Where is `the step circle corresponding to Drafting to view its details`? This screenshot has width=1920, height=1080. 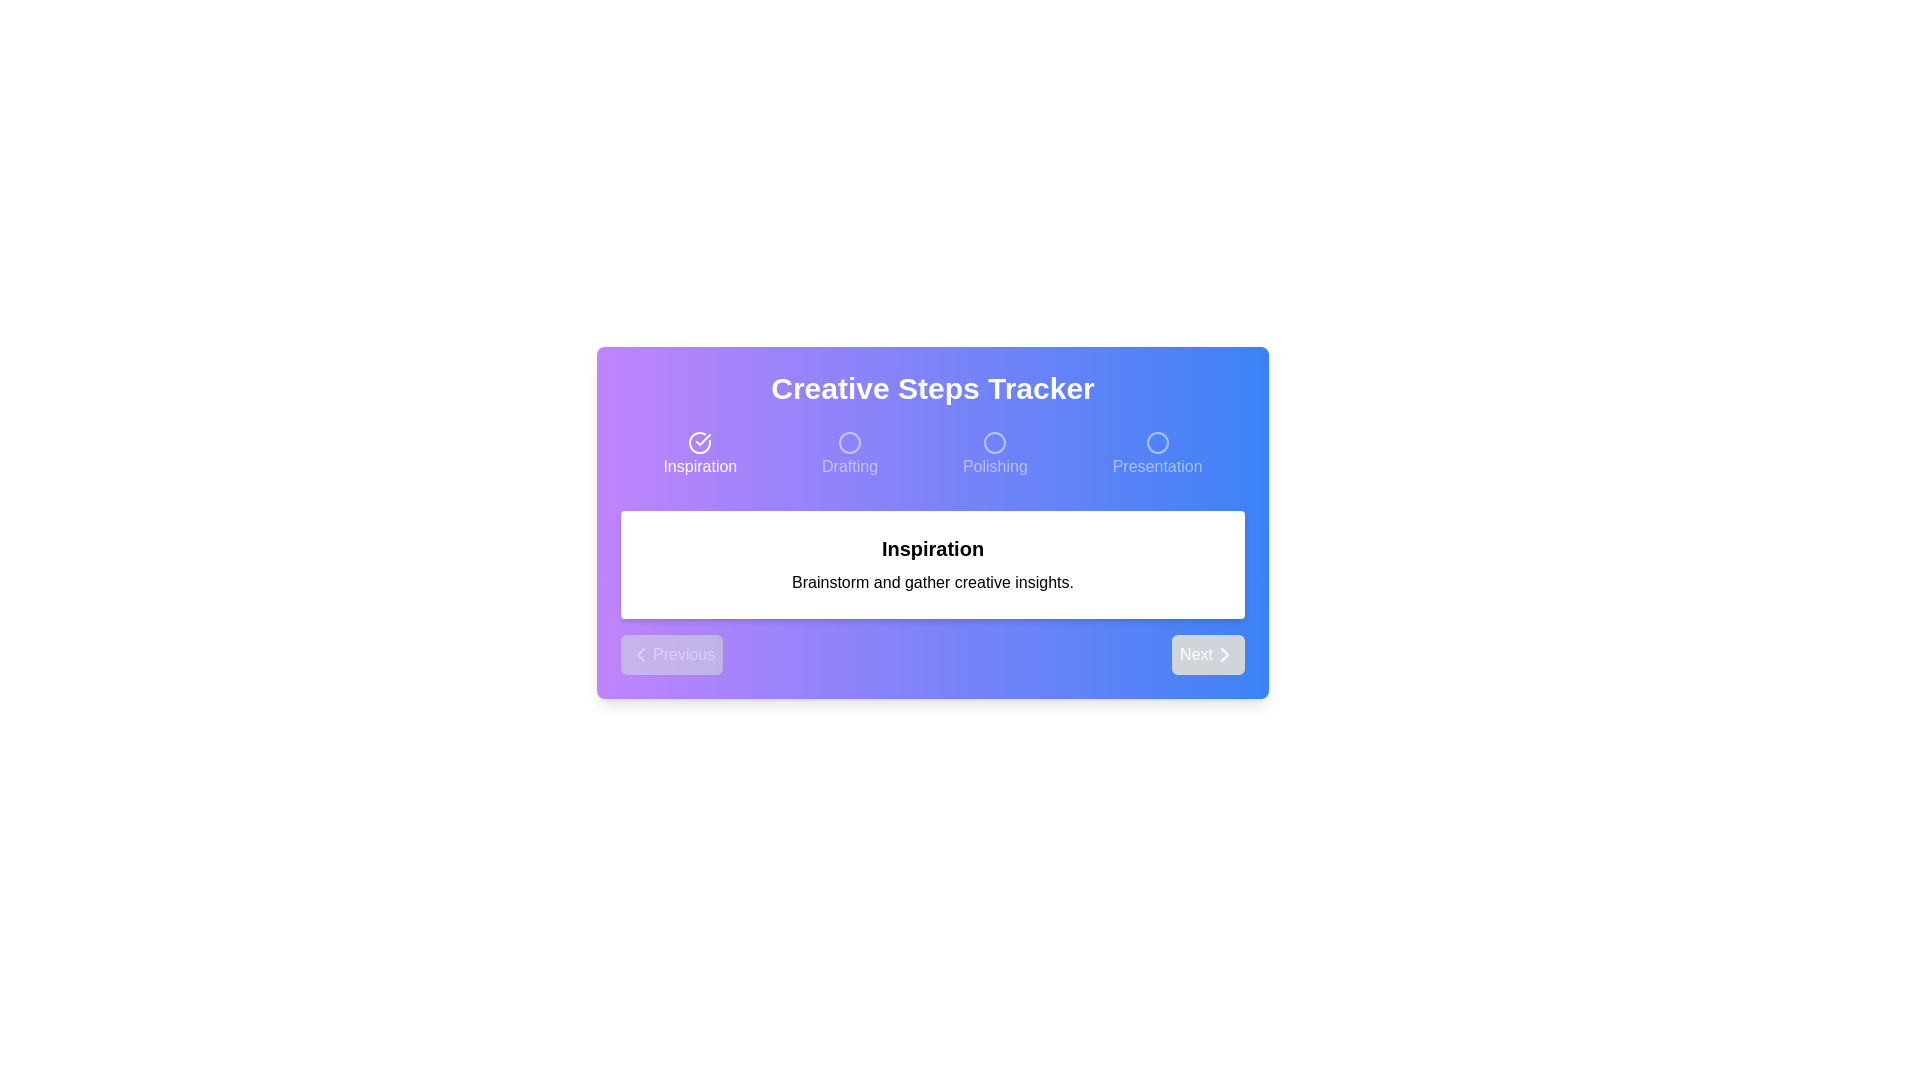
the step circle corresponding to Drafting to view its details is located at coordinates (850, 455).